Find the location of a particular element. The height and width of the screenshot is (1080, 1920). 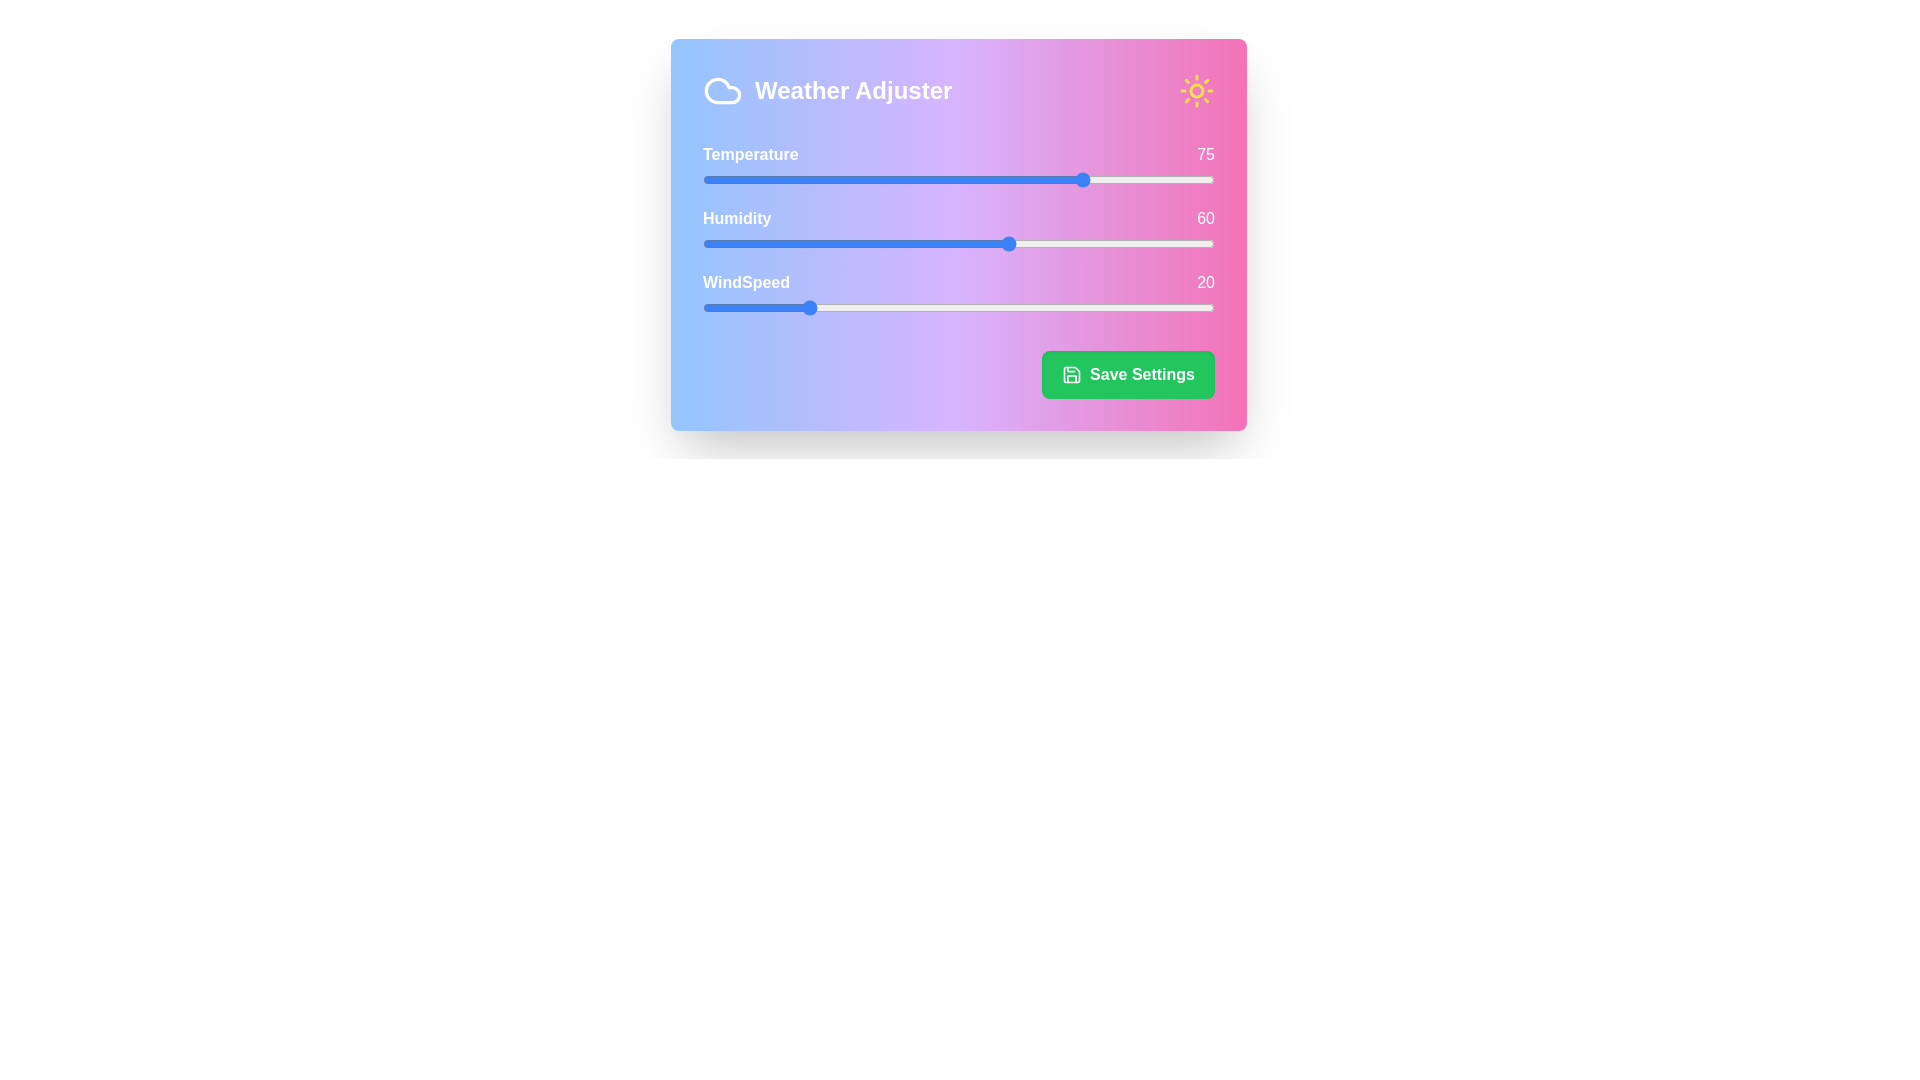

the distinct save button located at the bottom-right section of the Weather Adjuster interface is located at coordinates (1128, 374).